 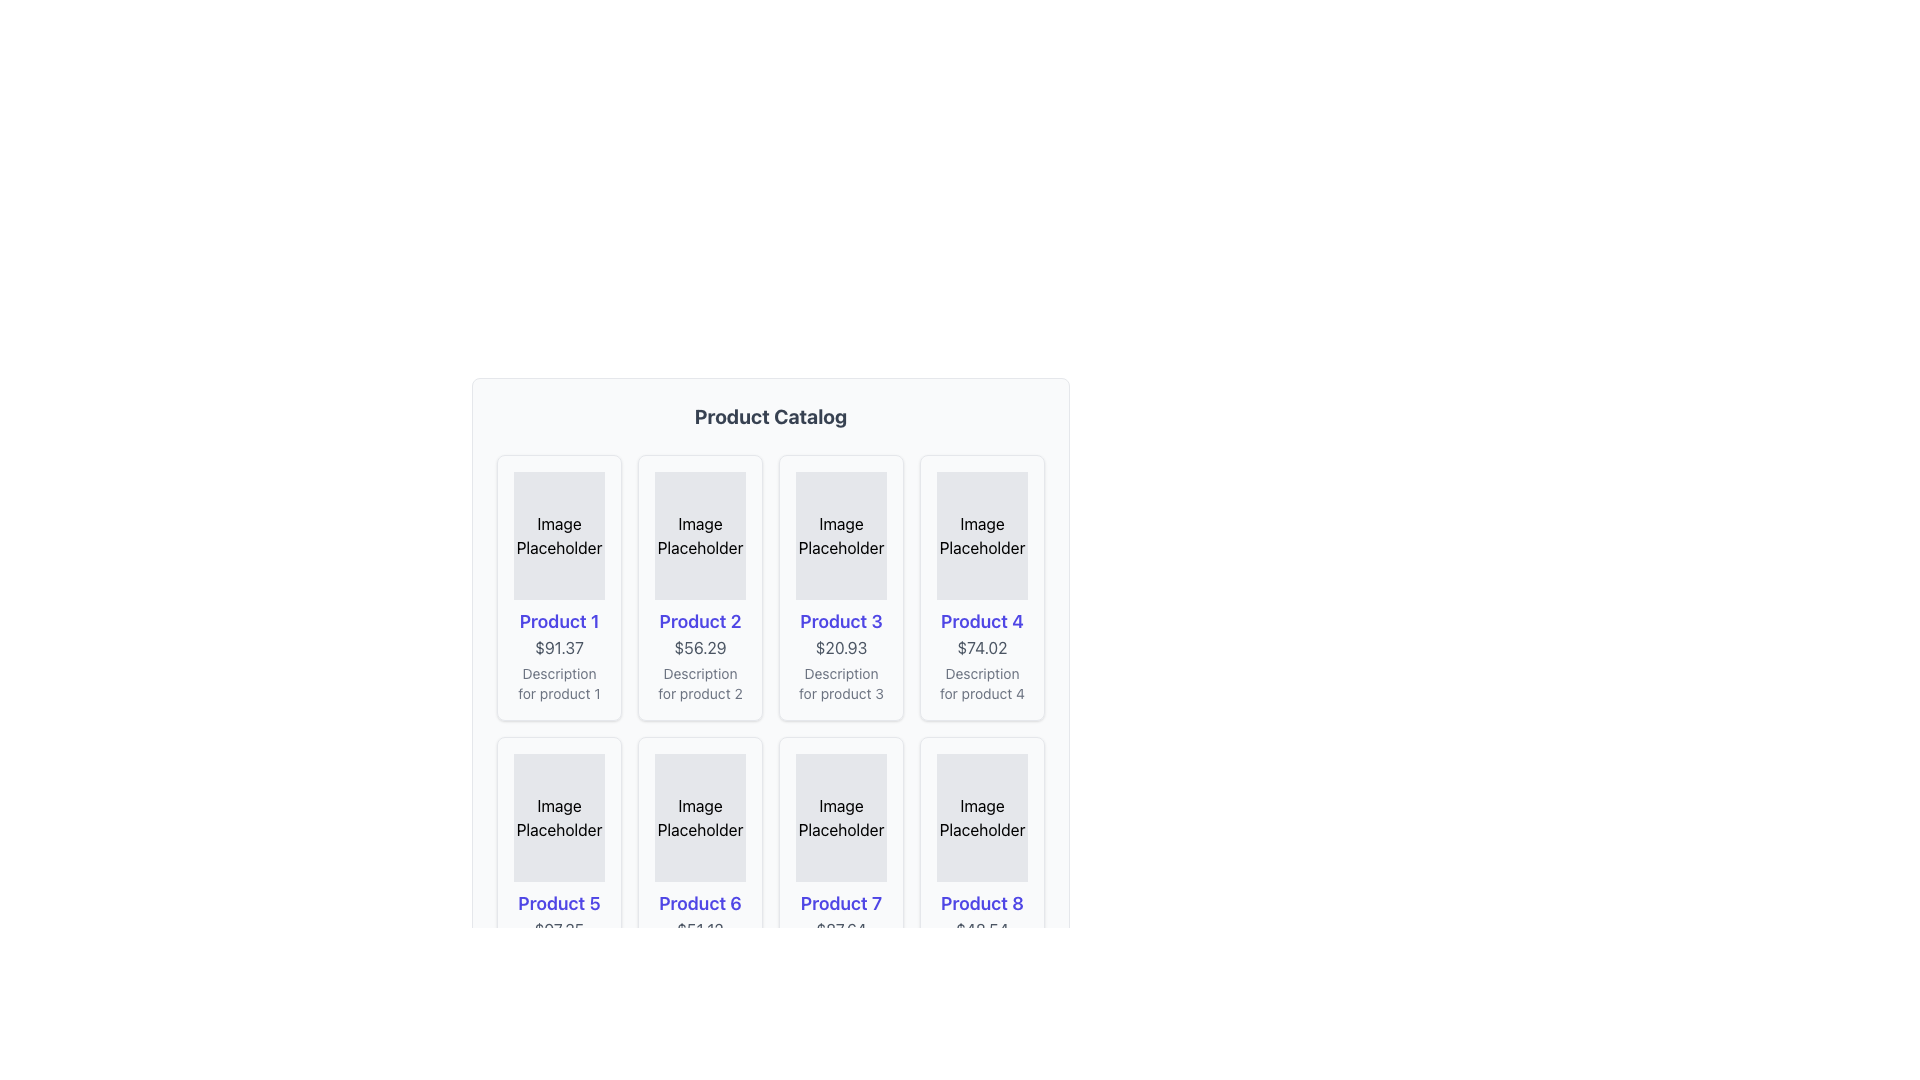 What do you see at coordinates (700, 620) in the screenshot?
I see `the bold, indigo colored text label displaying 'Product 2' if it is linked, located in the second column of a 4x2 grid of product items` at bounding box center [700, 620].